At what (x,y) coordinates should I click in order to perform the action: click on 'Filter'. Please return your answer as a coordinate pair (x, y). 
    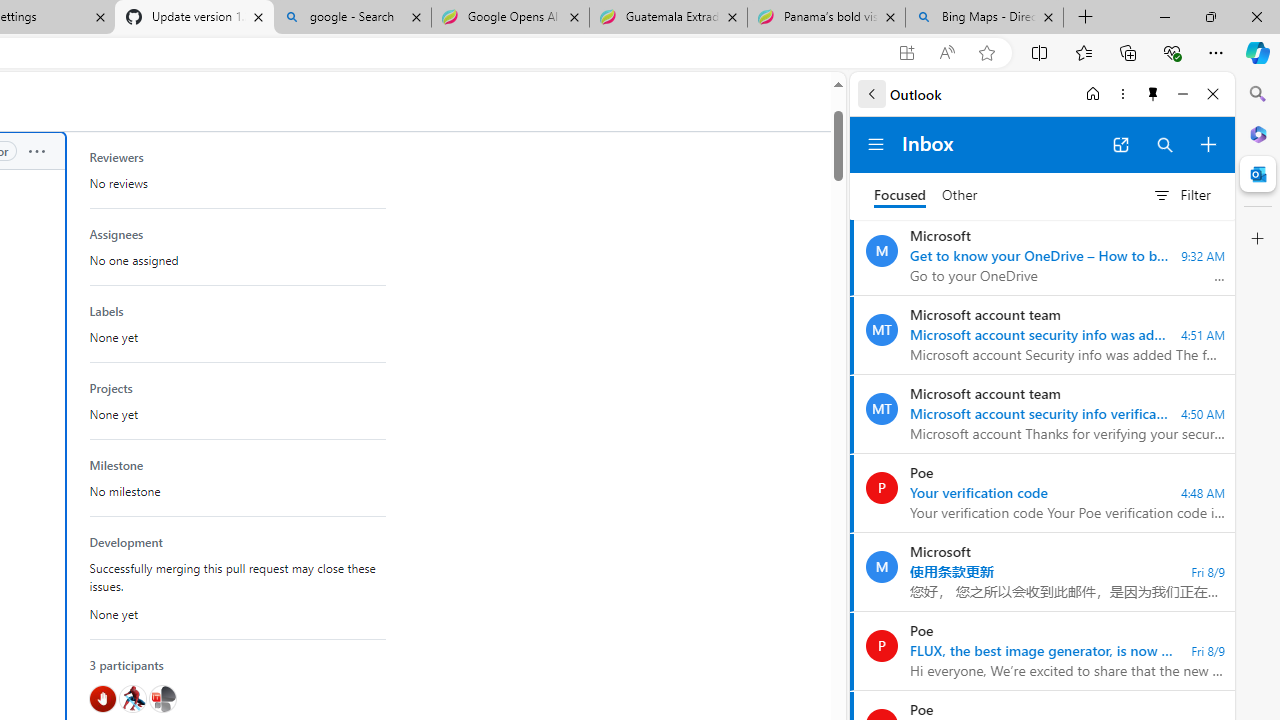
    Looking at the image, I should click on (1181, 195).